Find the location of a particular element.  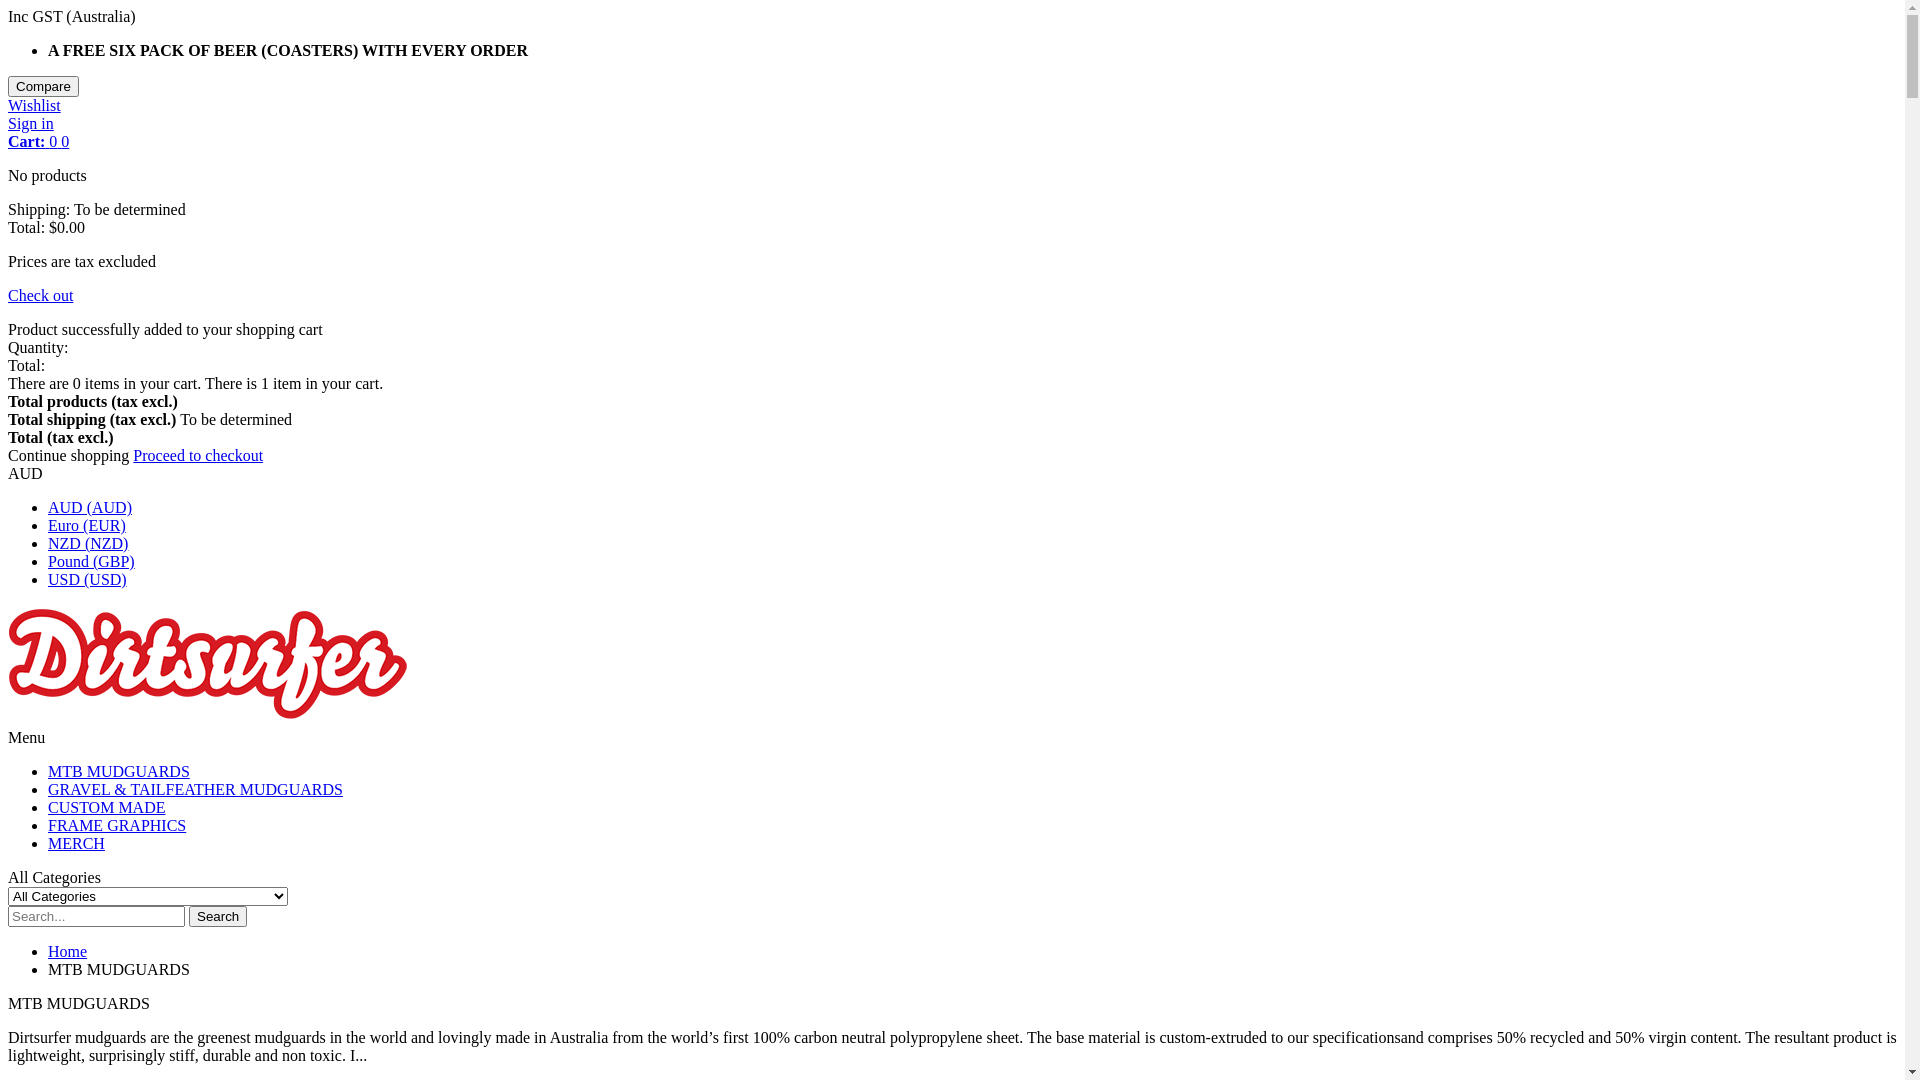

'USD (USD)' is located at coordinates (86, 579).